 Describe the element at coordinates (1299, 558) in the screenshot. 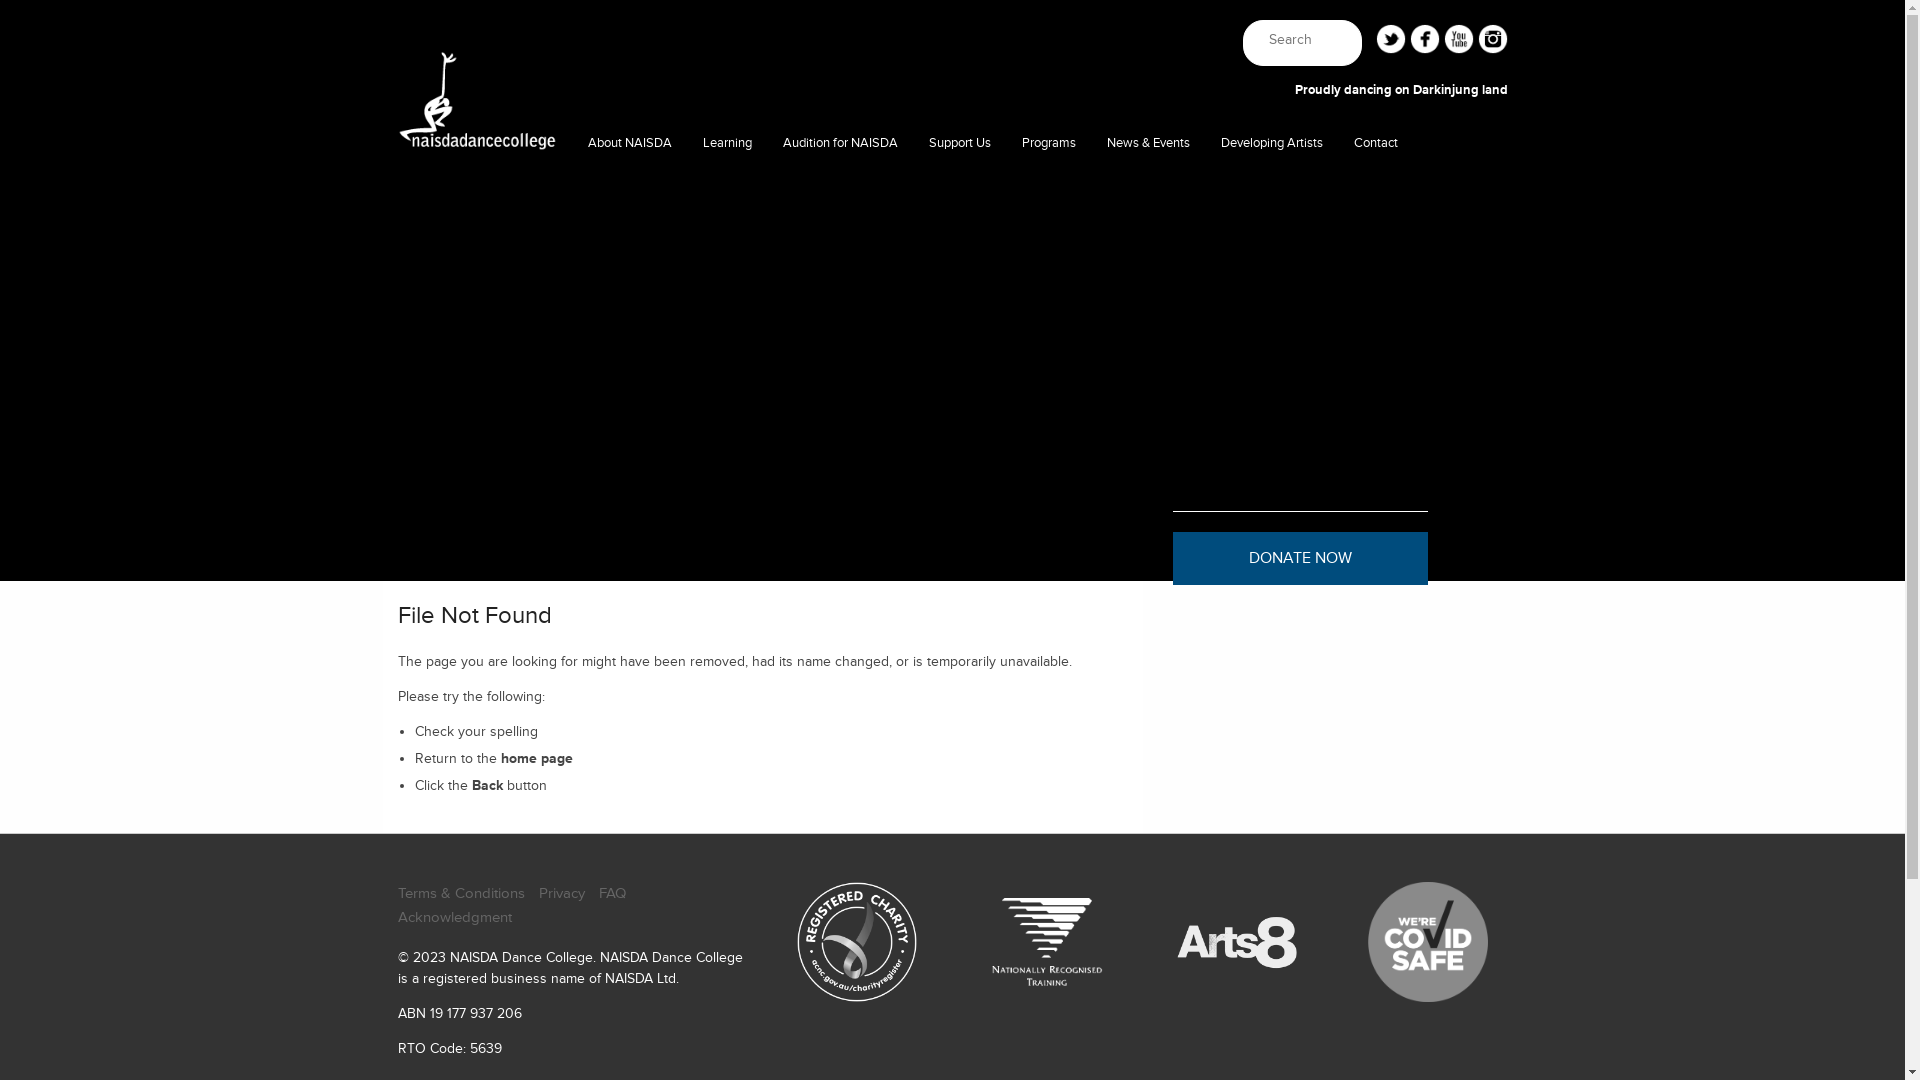

I see `'DONATE NOW'` at that location.